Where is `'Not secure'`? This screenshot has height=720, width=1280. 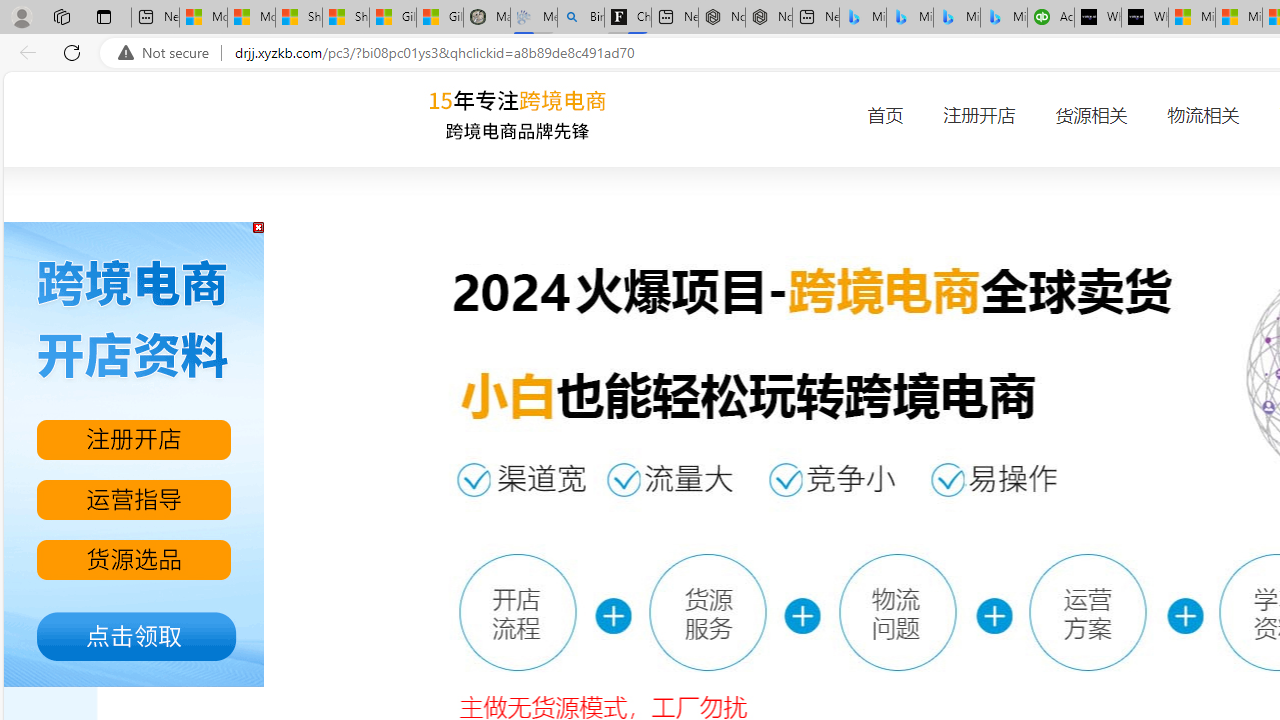 'Not secure' is located at coordinates (168, 52).